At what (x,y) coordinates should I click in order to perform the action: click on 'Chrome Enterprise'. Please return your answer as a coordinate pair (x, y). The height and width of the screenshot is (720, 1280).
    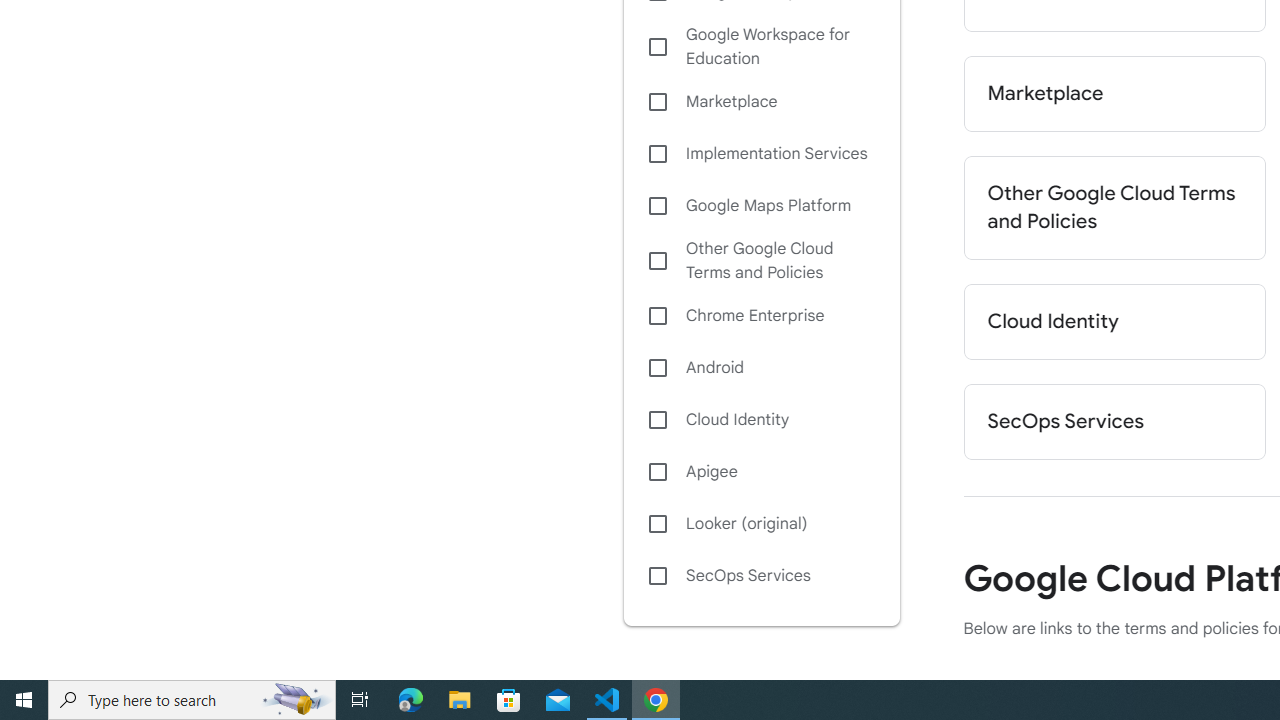
    Looking at the image, I should click on (760, 315).